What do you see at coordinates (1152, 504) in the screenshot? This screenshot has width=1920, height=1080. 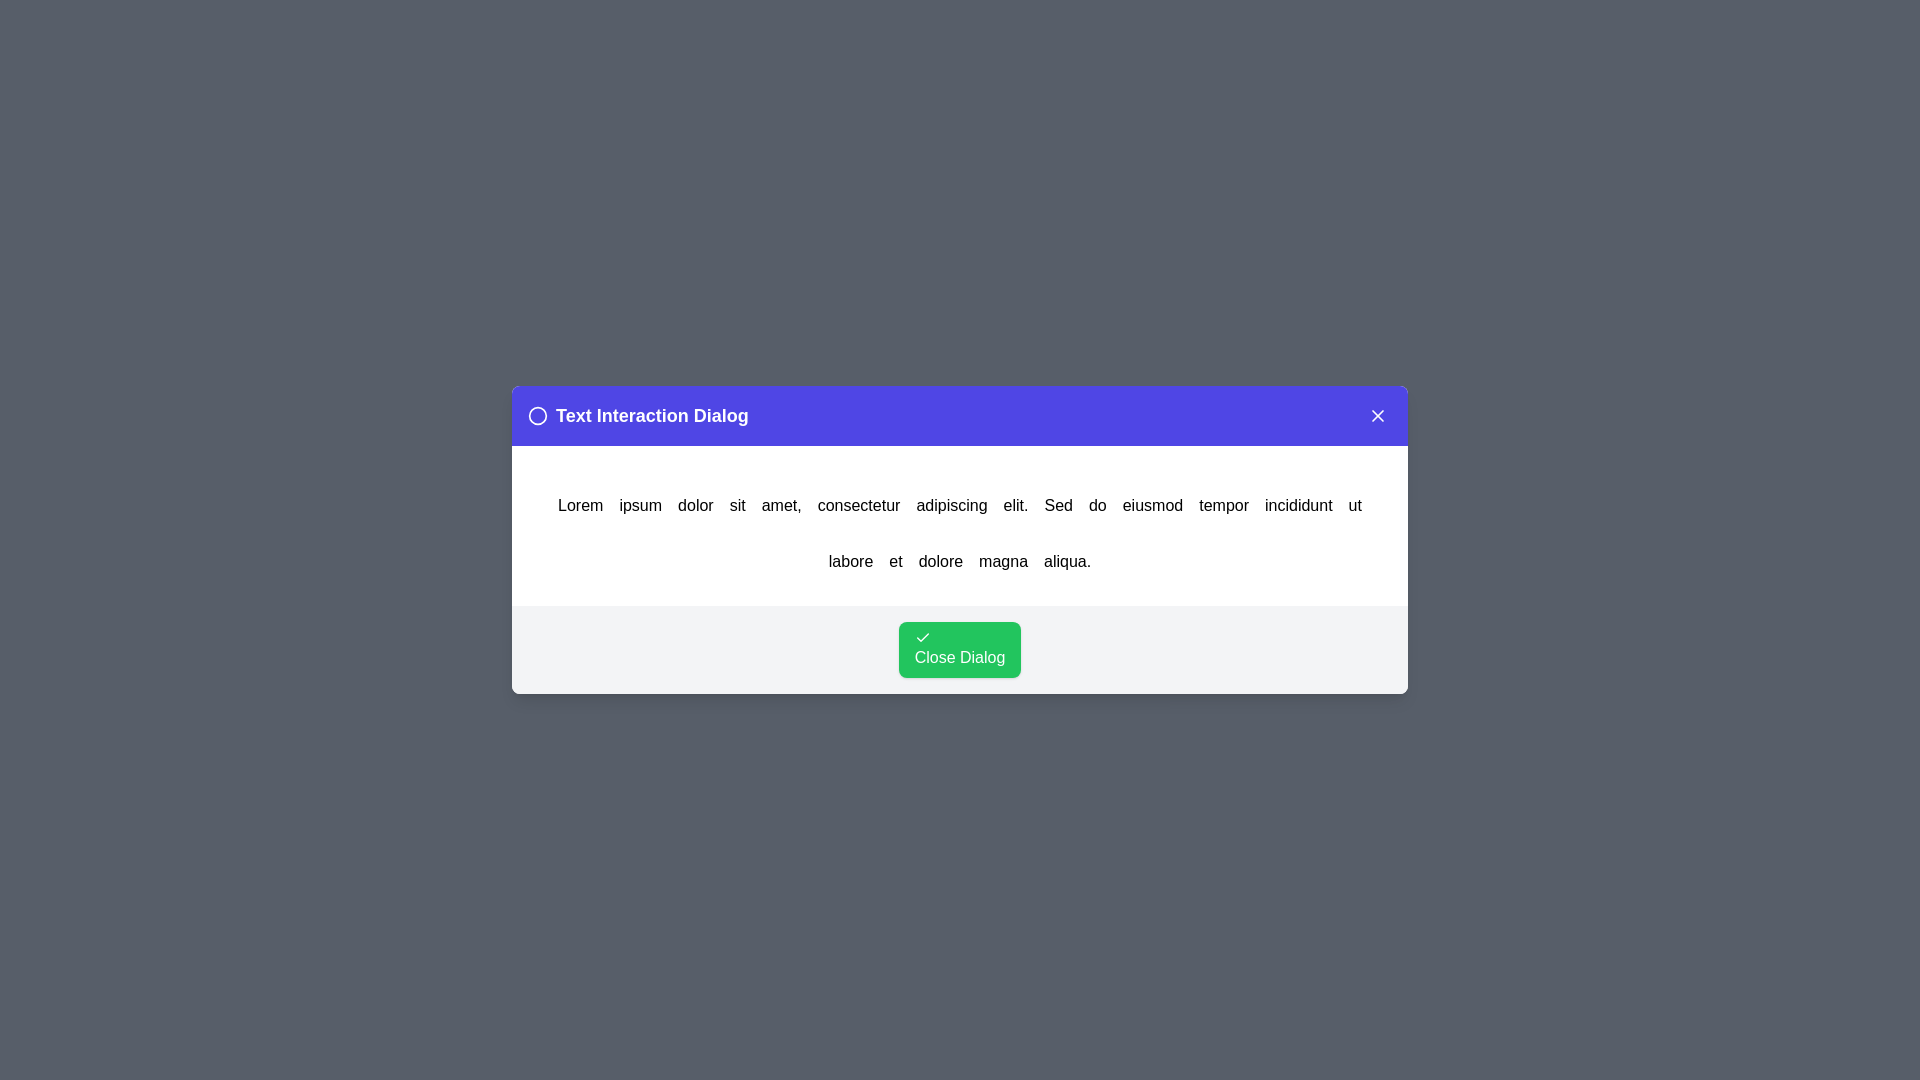 I see `the word eiusmod in the text to trigger an alert displaying the clicked word` at bounding box center [1152, 504].